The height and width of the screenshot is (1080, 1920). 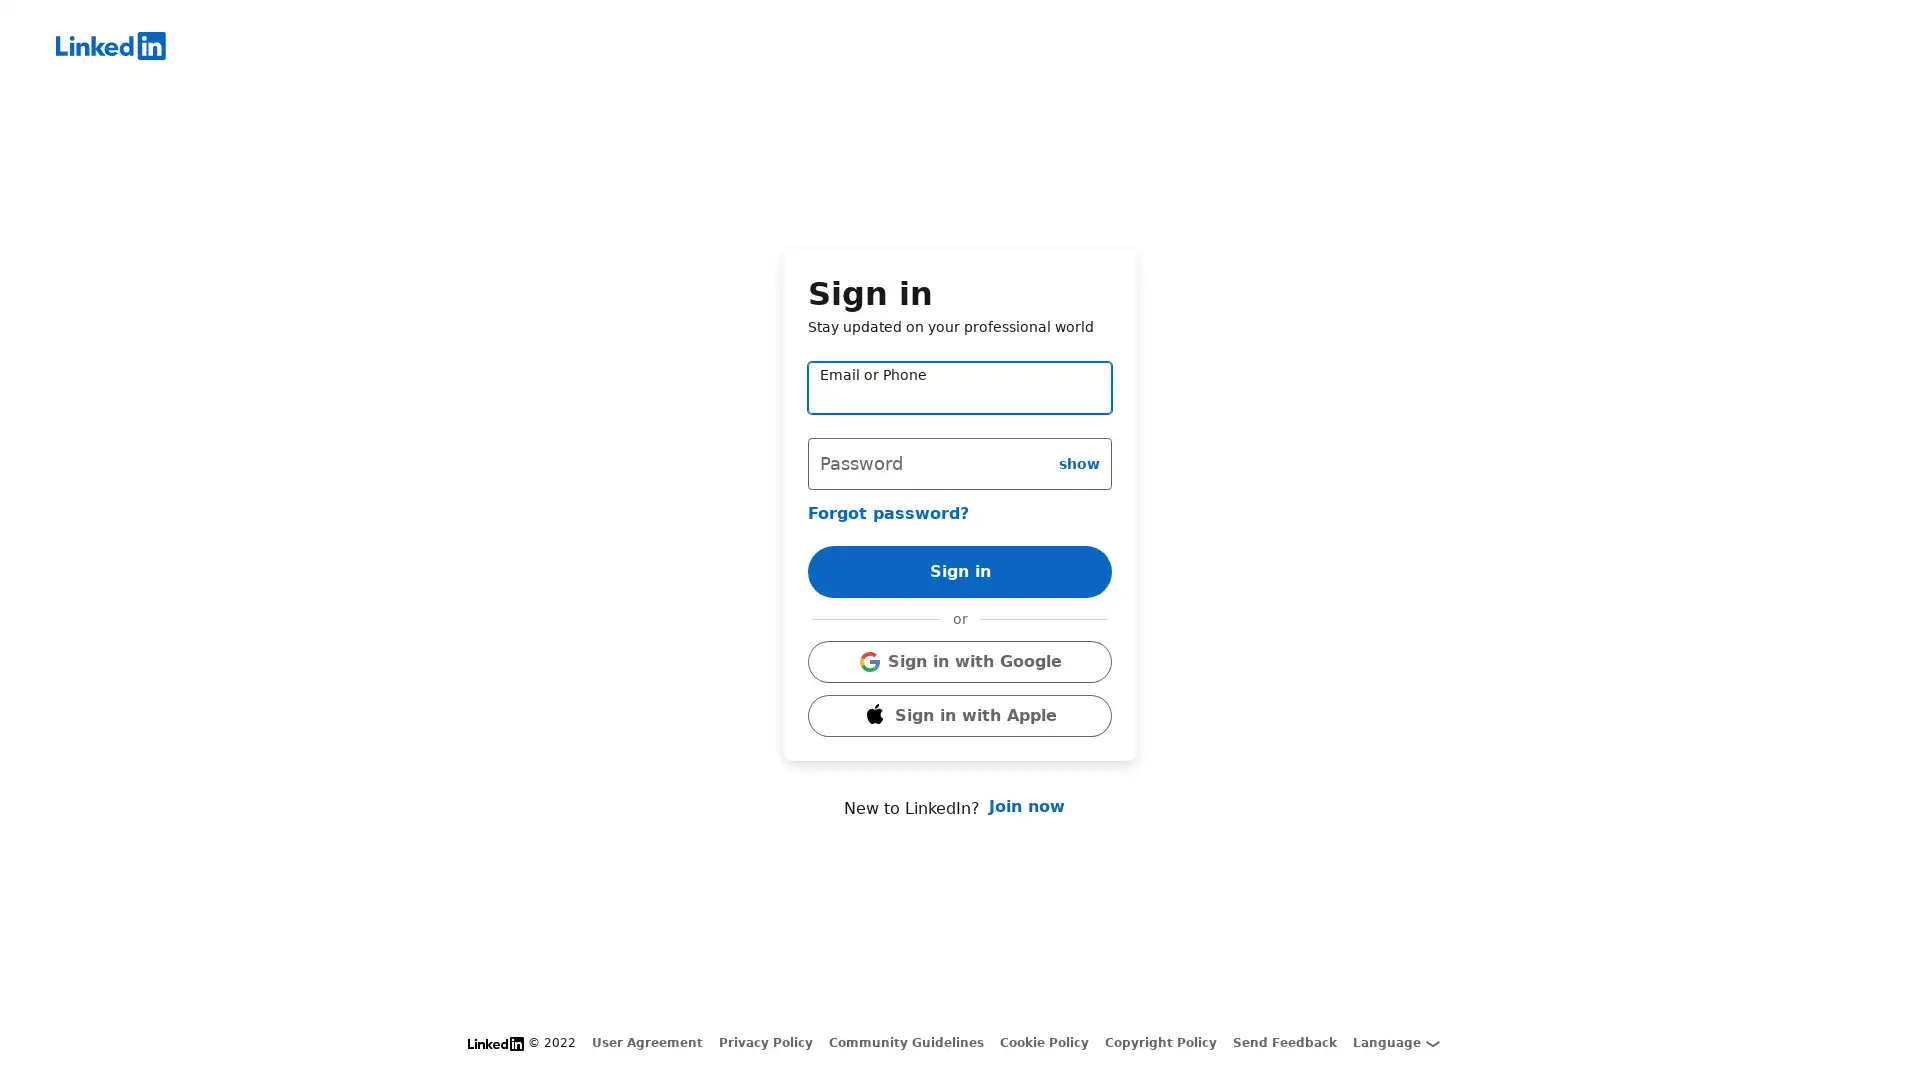 I want to click on Language, so click(x=1395, y=1042).